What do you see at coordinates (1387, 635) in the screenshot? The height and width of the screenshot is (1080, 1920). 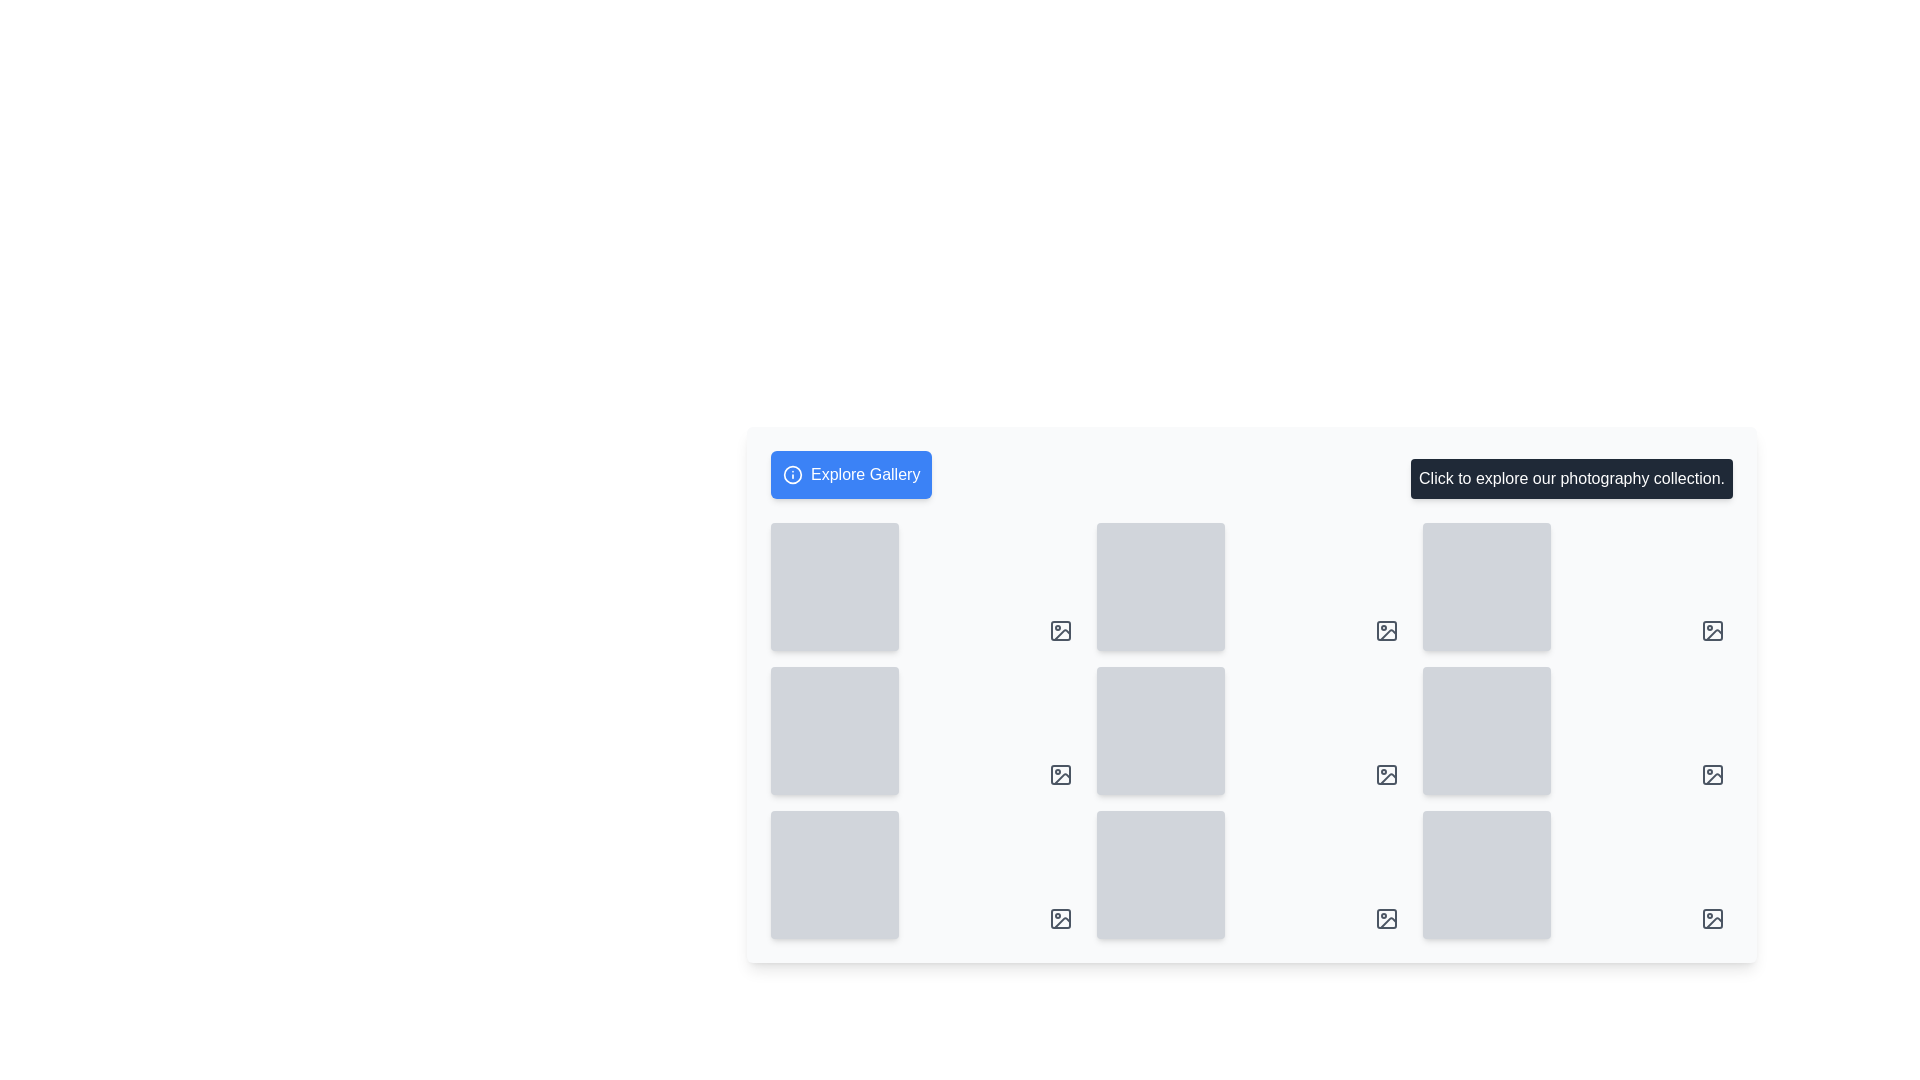 I see `the diagonal line element of the icon located in the bottom-right corner of the square in the grid layout` at bounding box center [1387, 635].